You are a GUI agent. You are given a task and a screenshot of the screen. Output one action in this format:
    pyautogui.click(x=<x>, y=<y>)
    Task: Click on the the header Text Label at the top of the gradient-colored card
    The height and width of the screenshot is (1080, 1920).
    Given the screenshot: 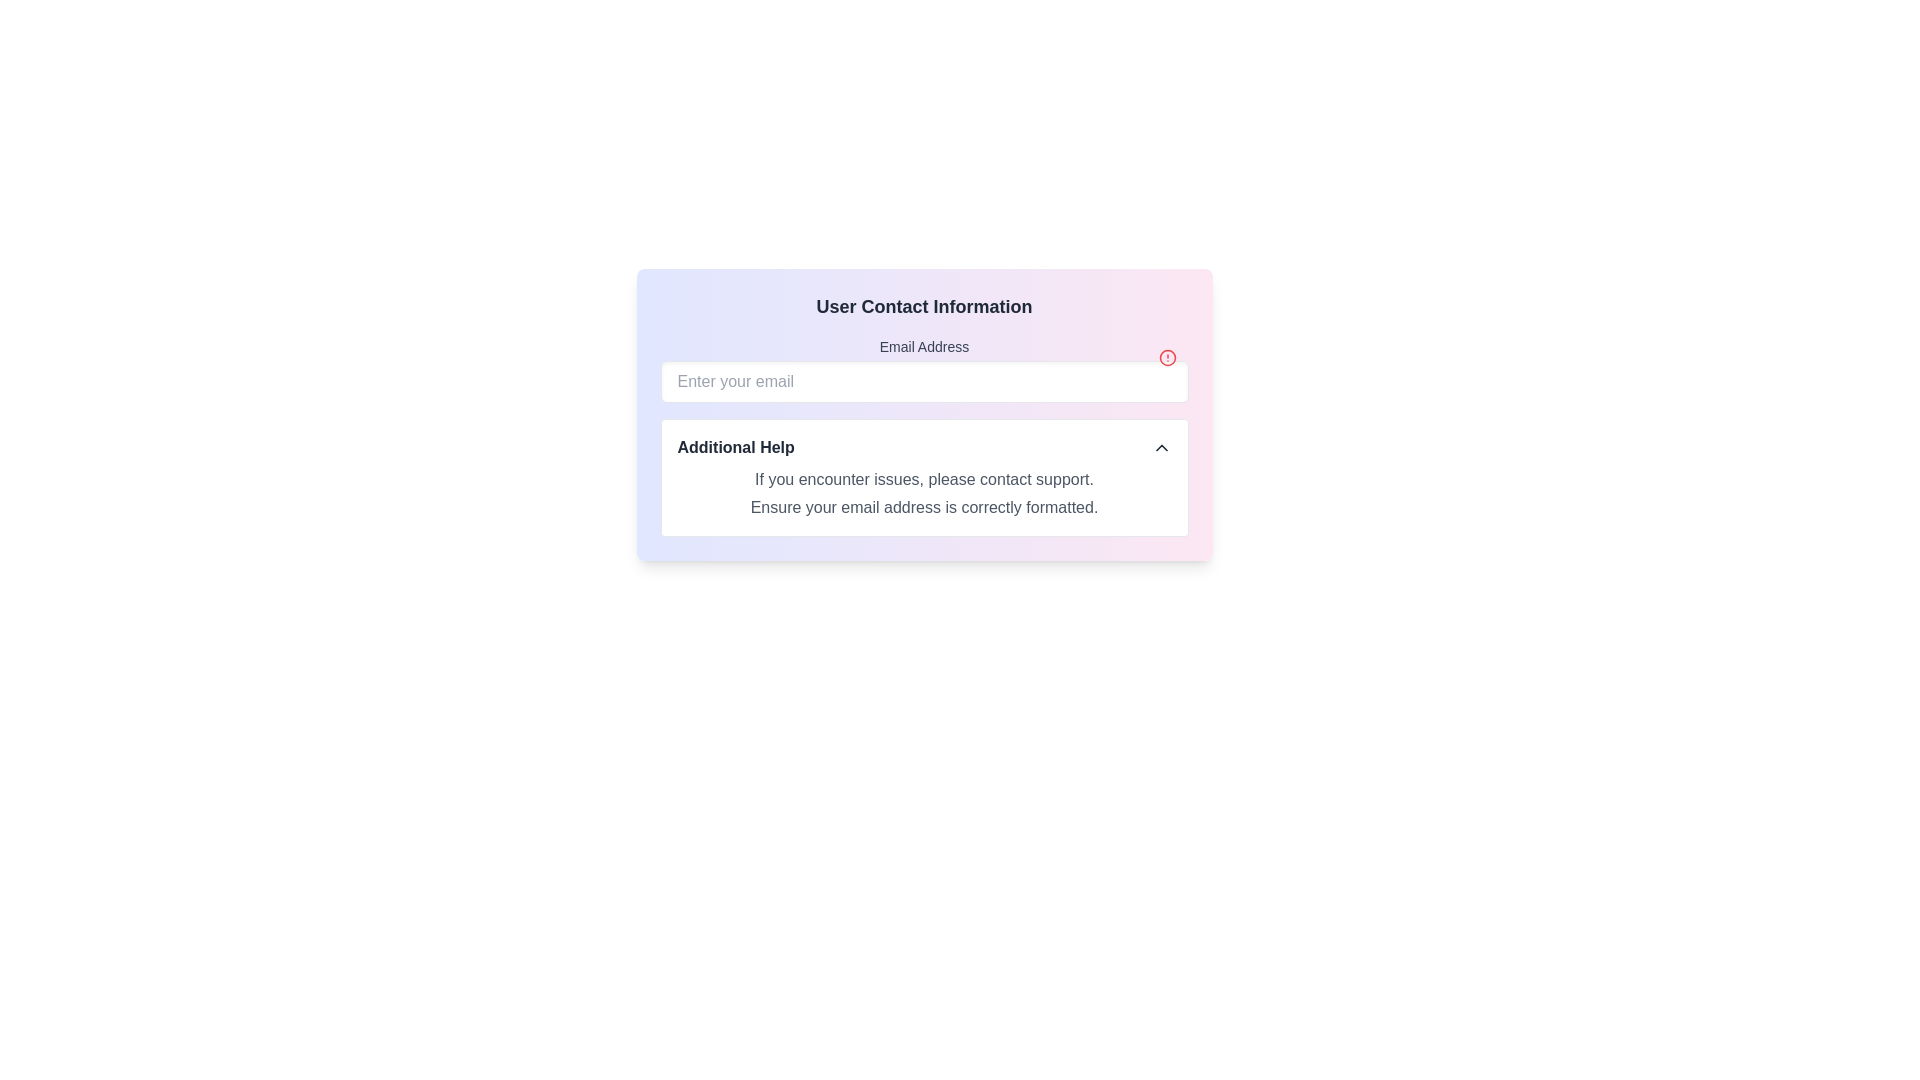 What is the action you would take?
    pyautogui.click(x=923, y=307)
    